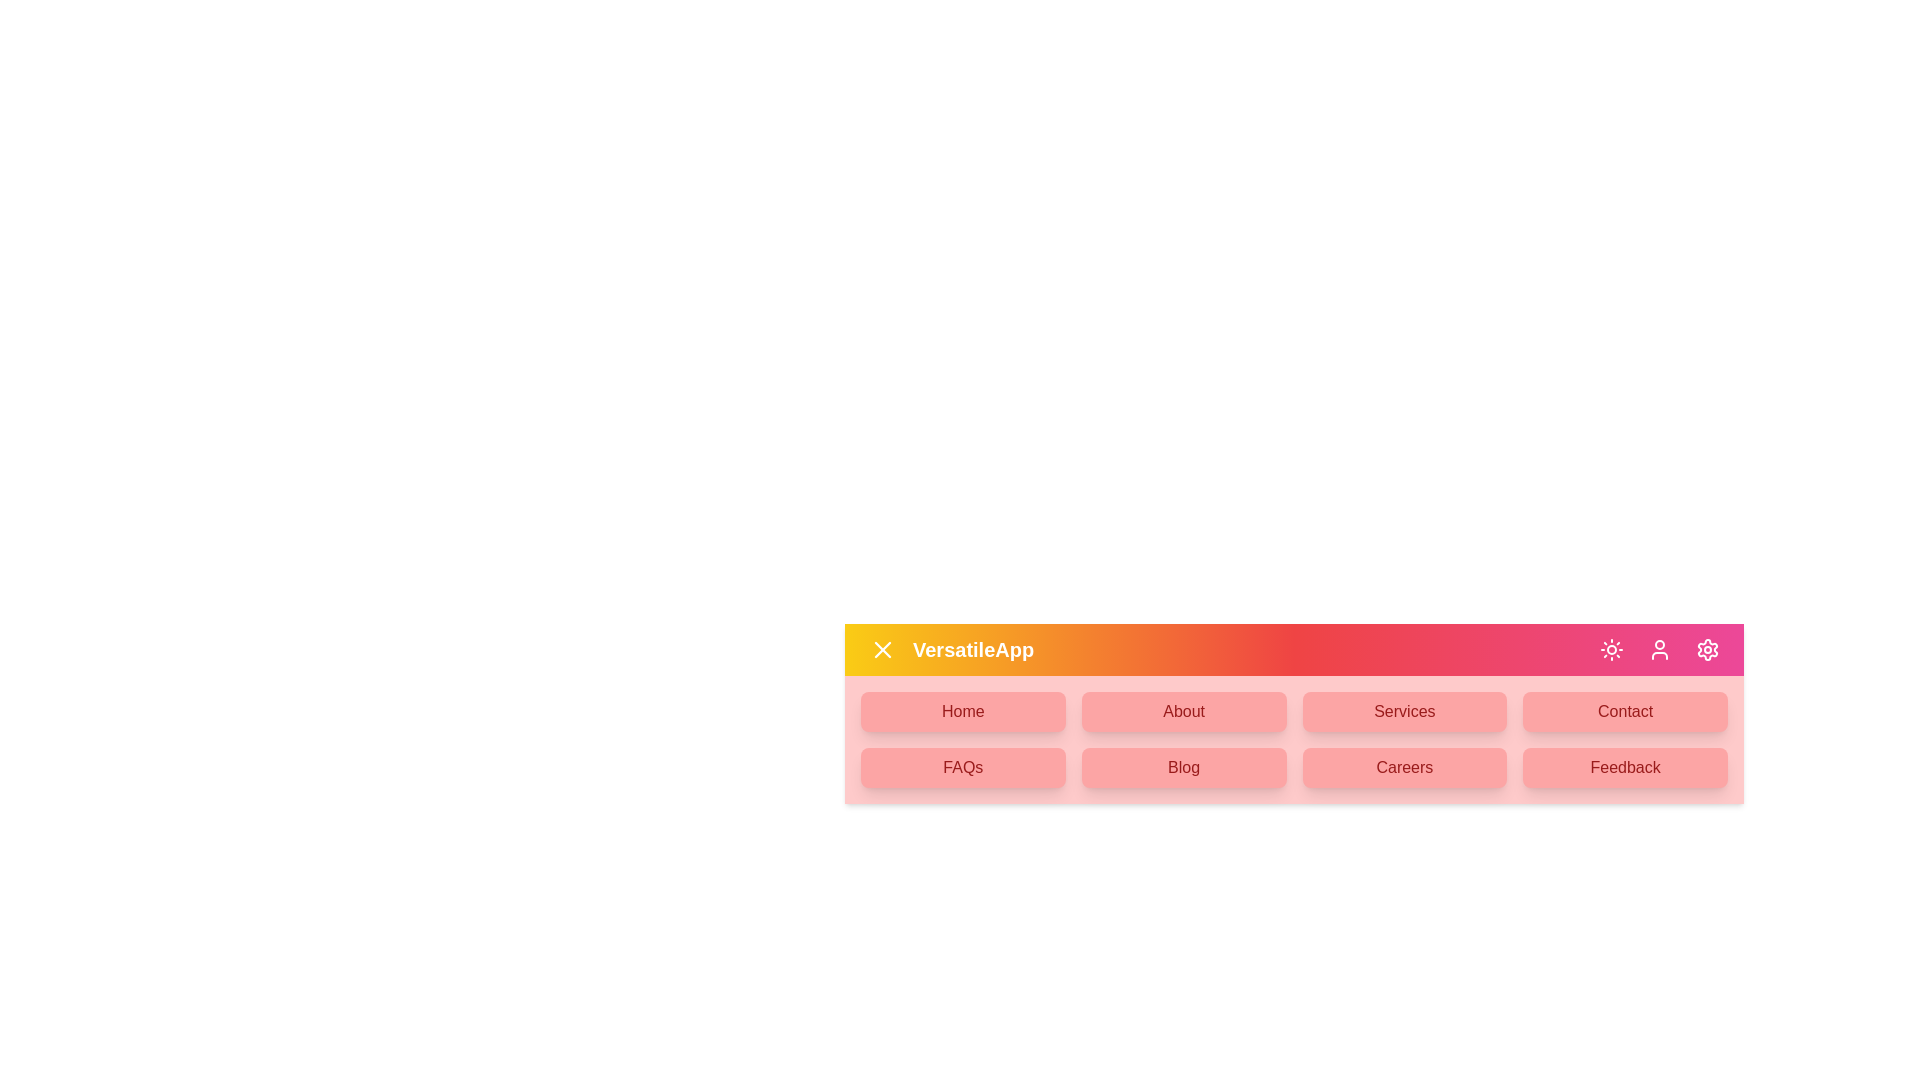  I want to click on the menu button to toggle the menu open or close, so click(882, 650).